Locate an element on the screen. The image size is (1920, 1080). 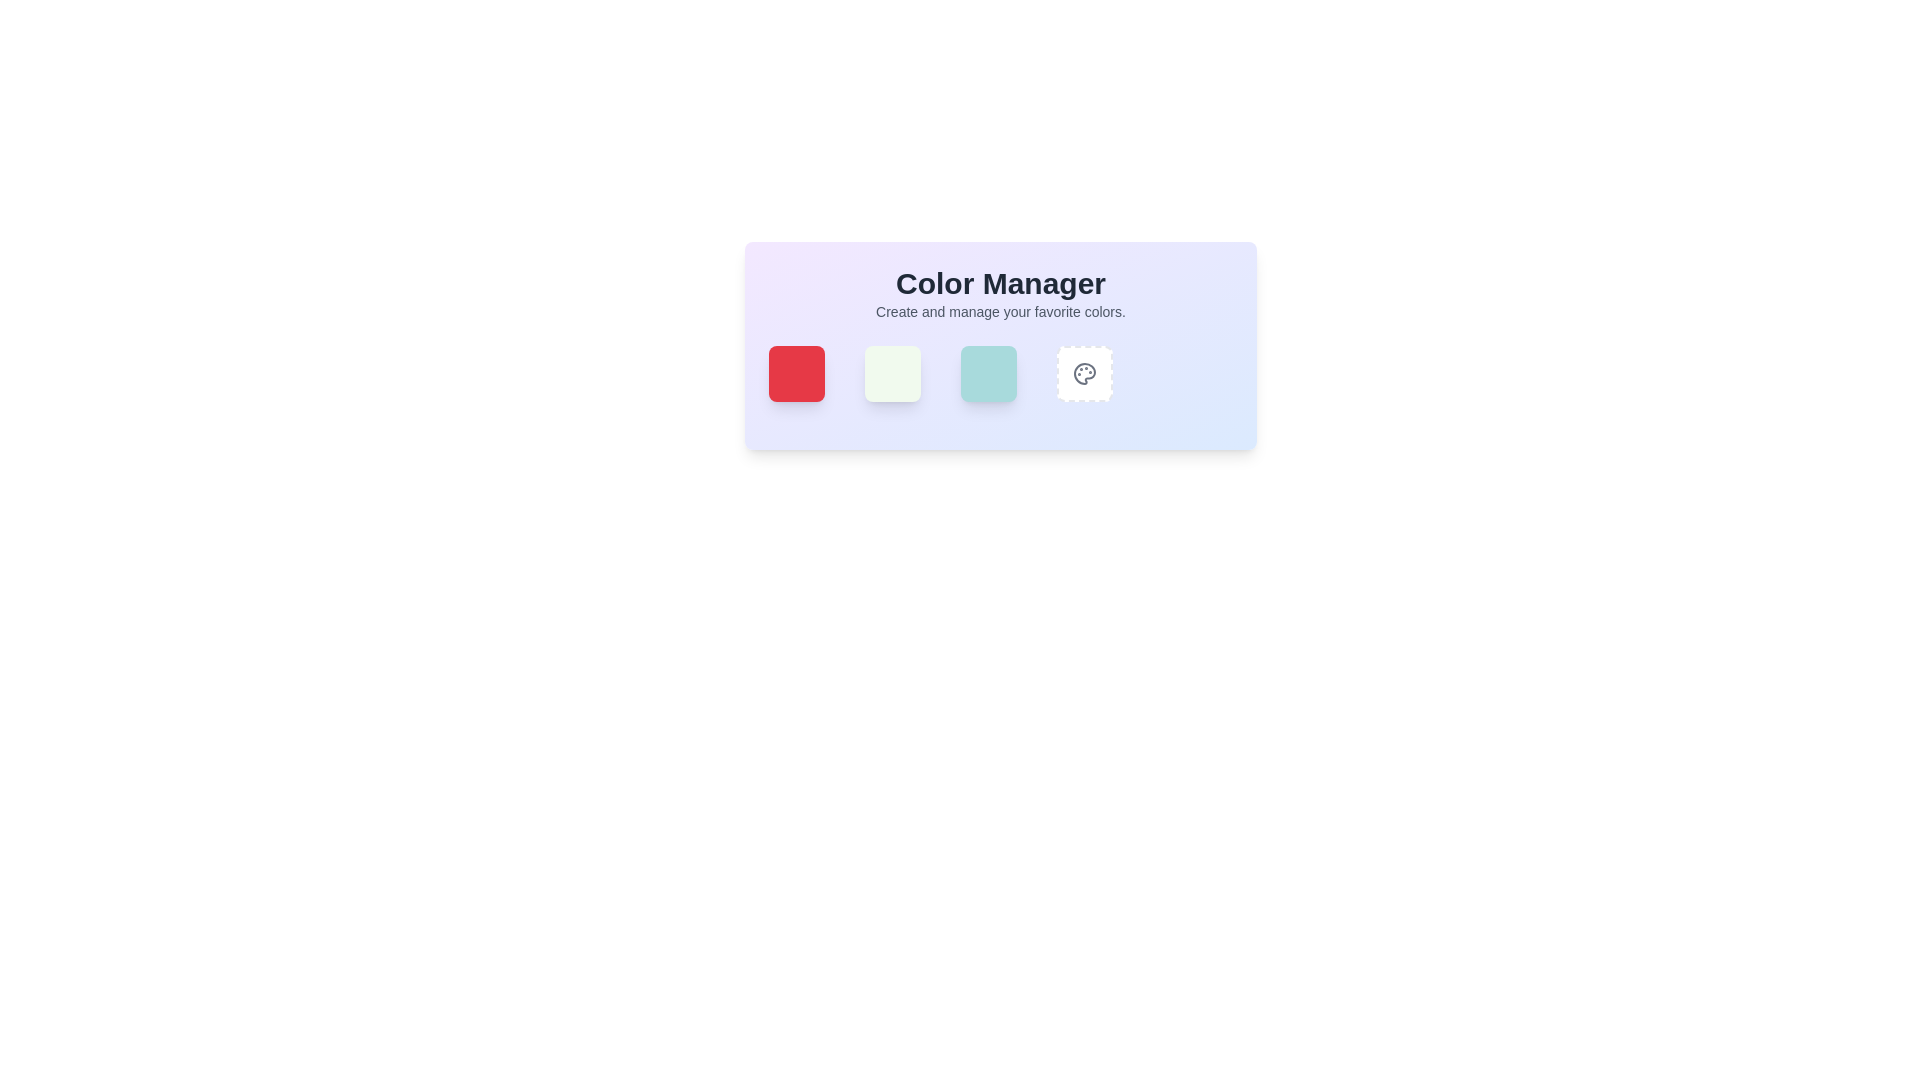
the static text that reads 'Create and manage your favorite colors,' which is located below the bold heading 'Color Manager.' is located at coordinates (1001, 312).